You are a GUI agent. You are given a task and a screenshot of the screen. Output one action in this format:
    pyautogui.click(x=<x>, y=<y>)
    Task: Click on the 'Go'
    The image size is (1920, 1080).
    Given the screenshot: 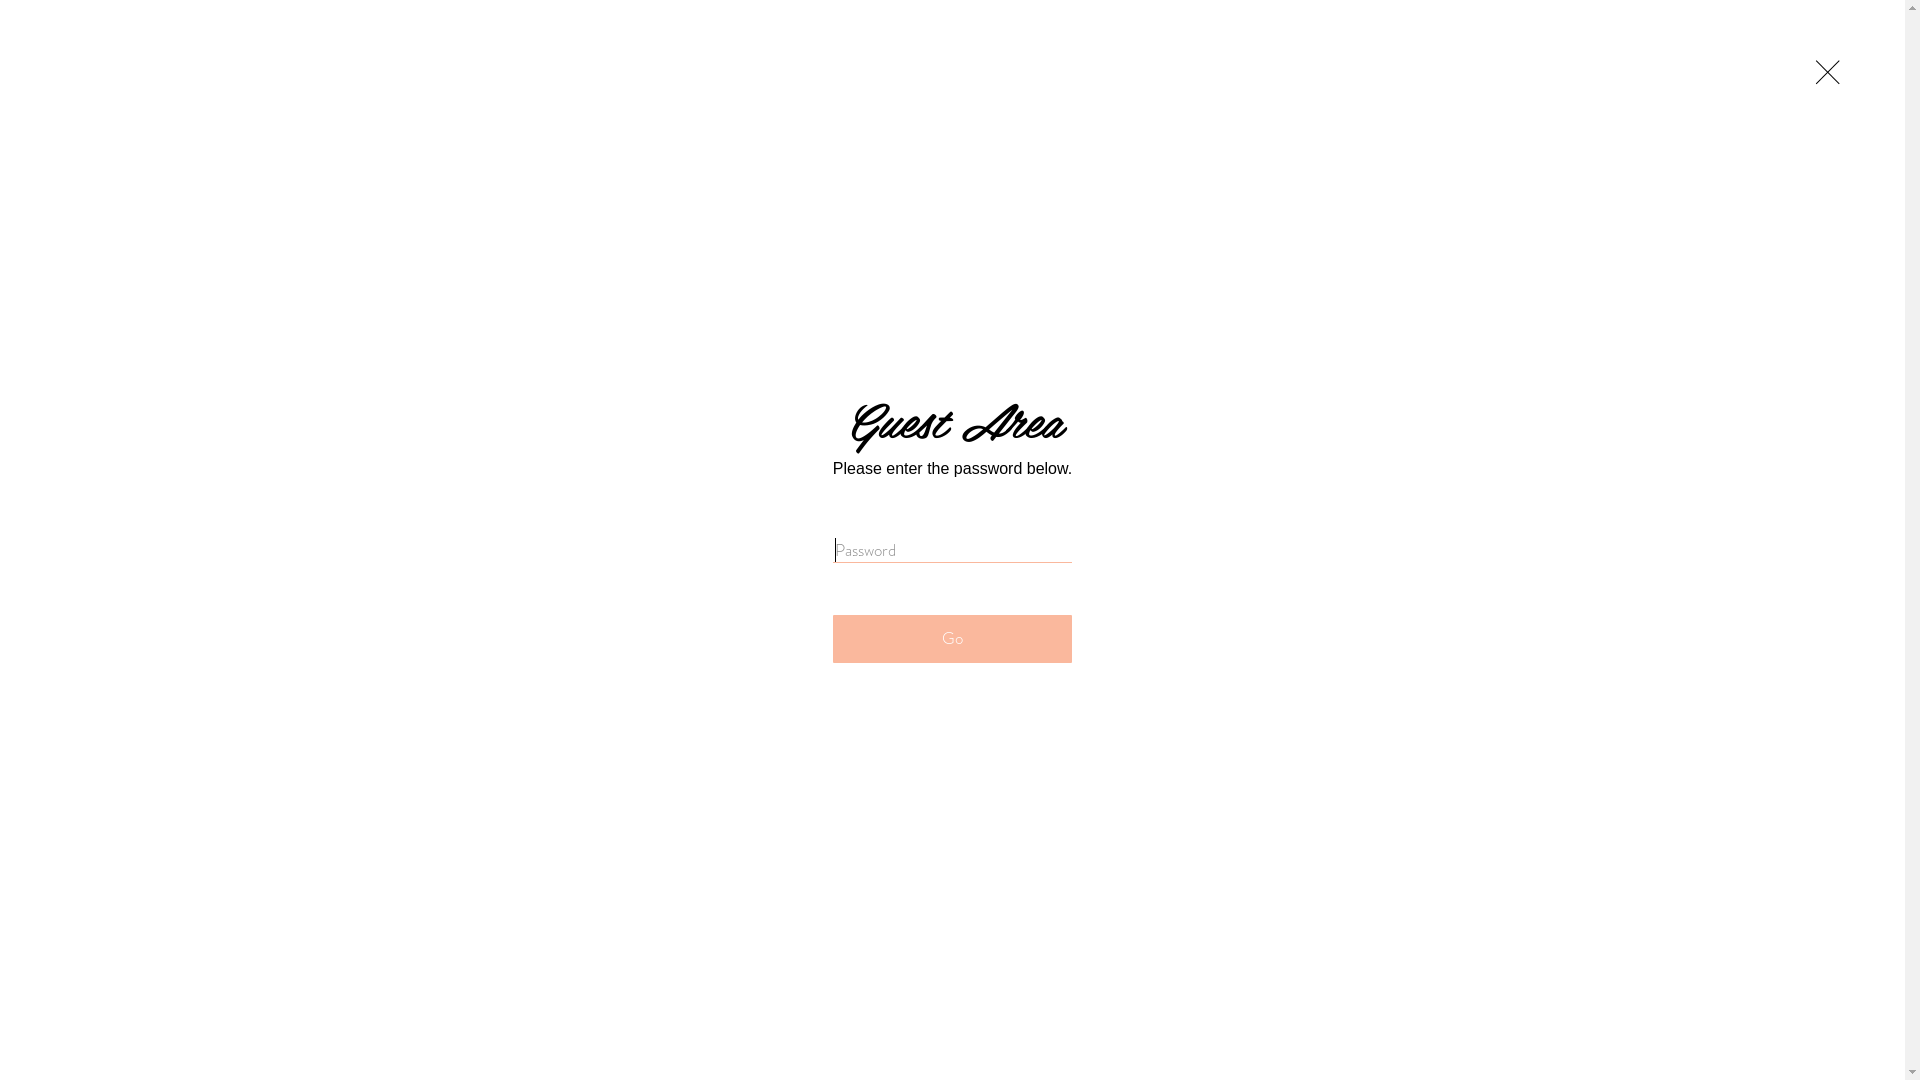 What is the action you would take?
    pyautogui.click(x=833, y=639)
    